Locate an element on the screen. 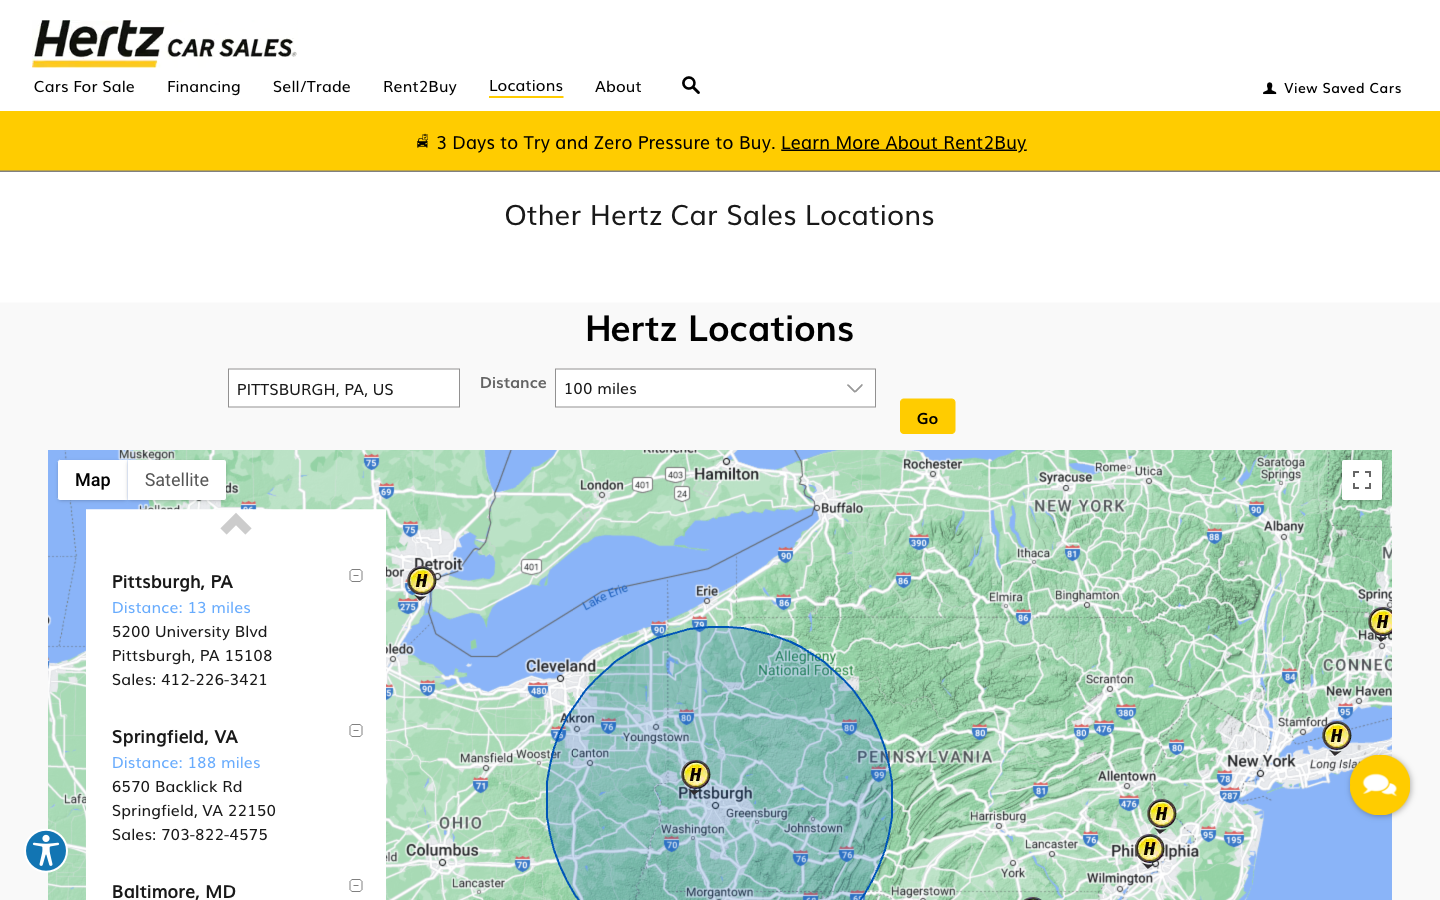 Image resolution: width=1440 pixels, height=900 pixels. Delve deeper into details about Springfield, VA is located at coordinates (173, 734).